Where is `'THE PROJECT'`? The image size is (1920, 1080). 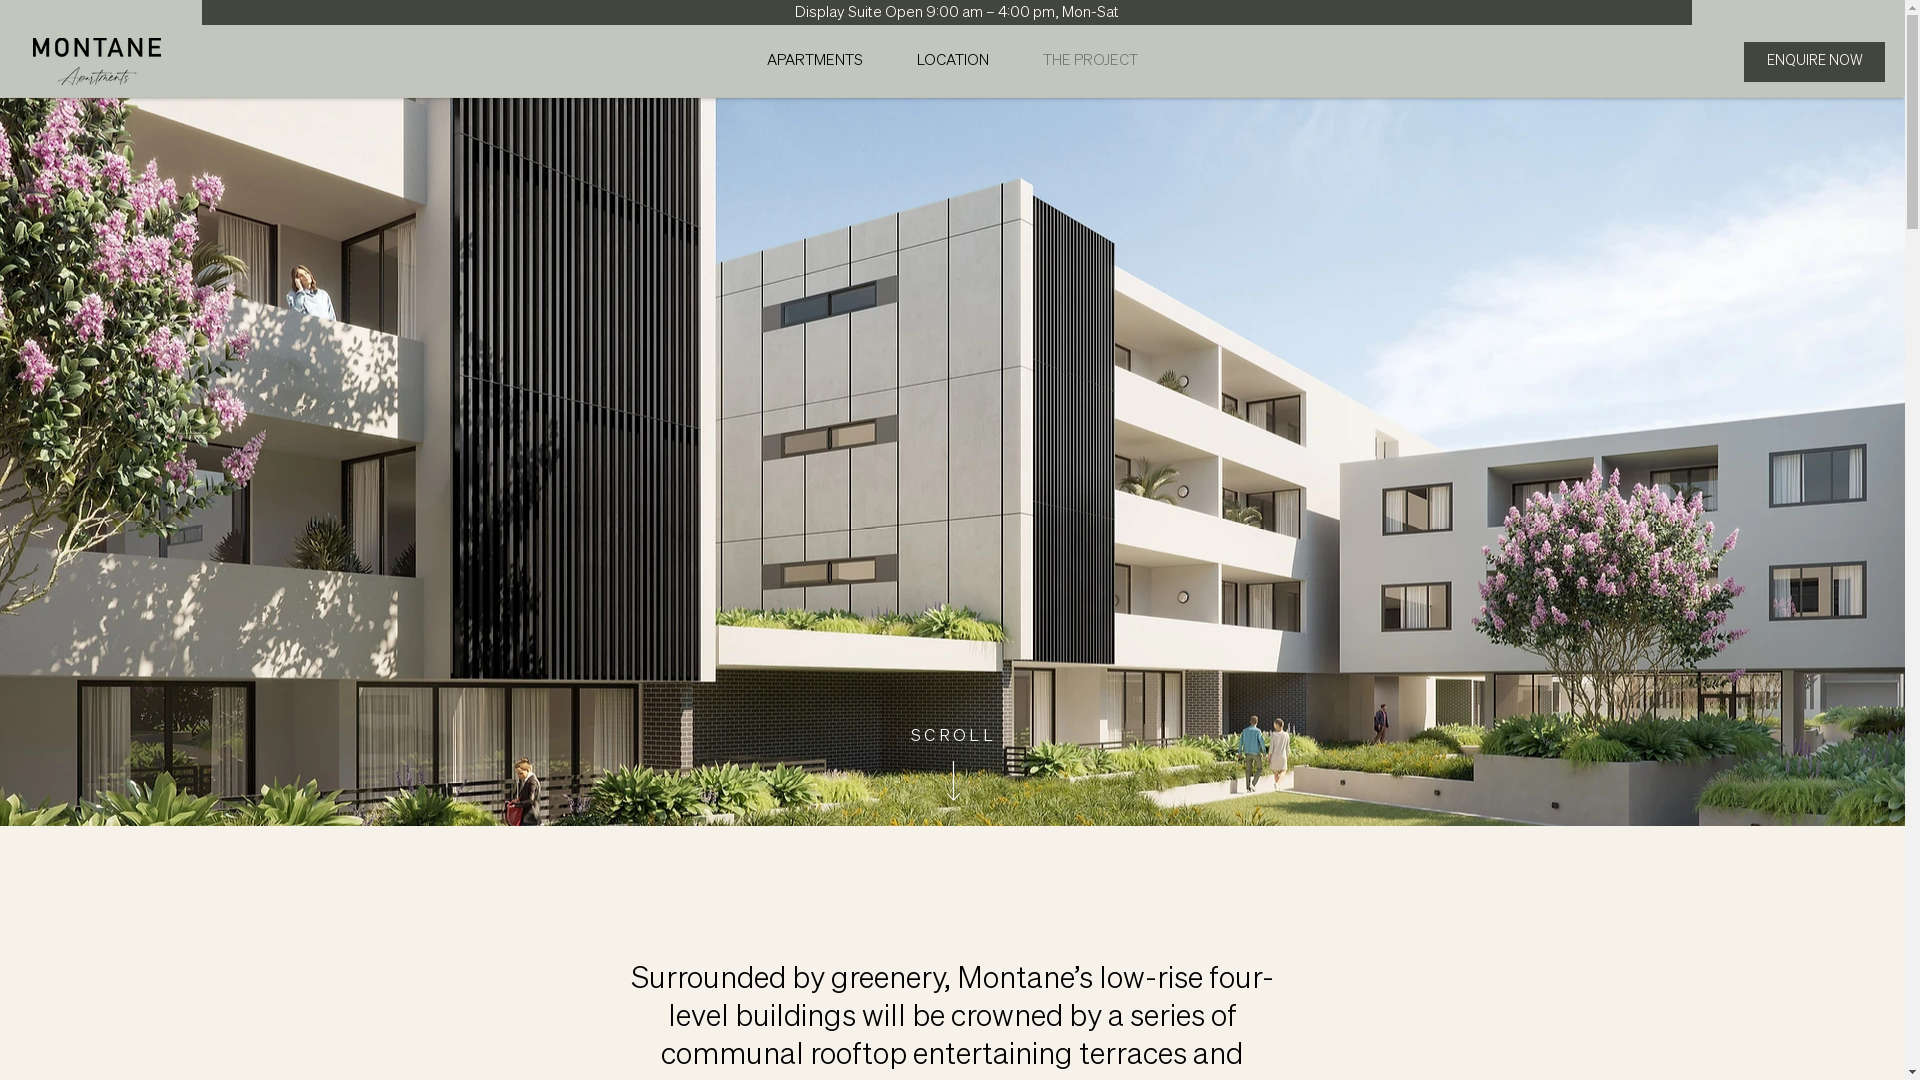 'THE PROJECT' is located at coordinates (1089, 60).